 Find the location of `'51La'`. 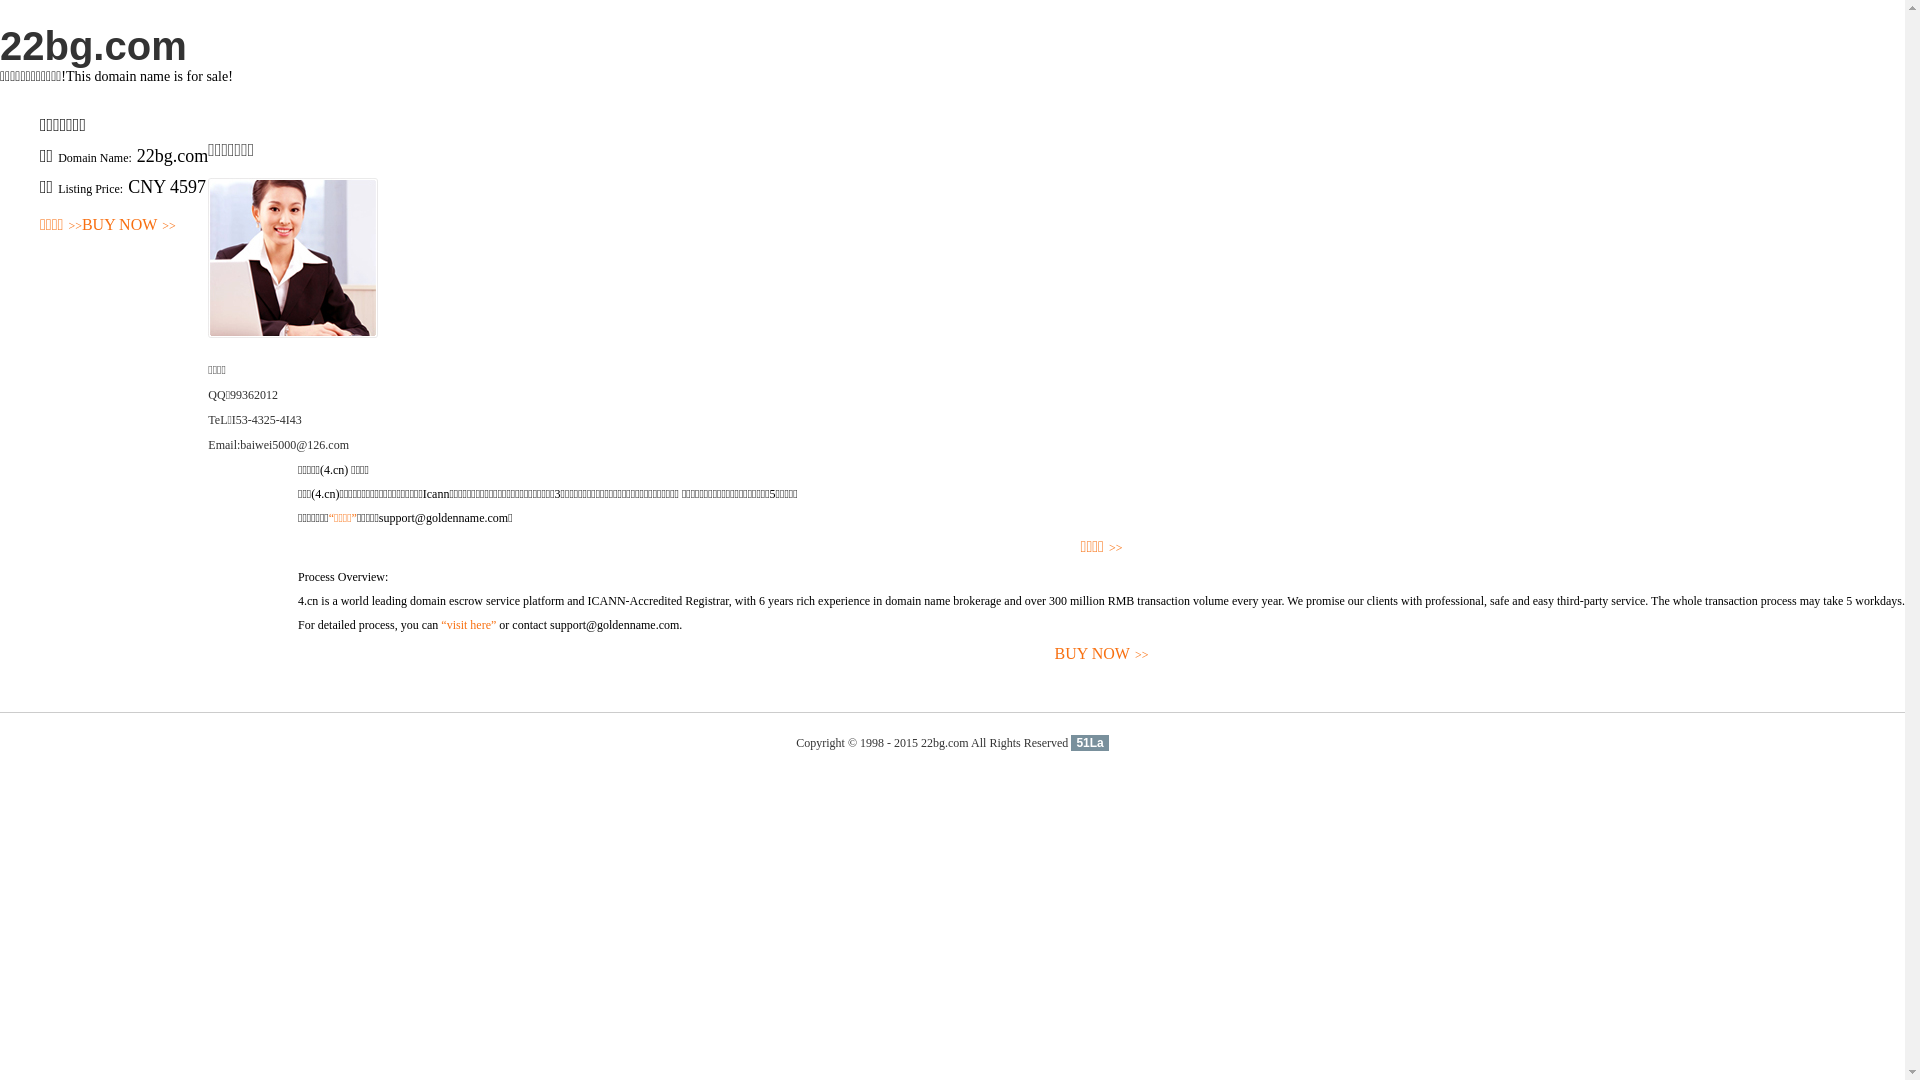

'51La' is located at coordinates (1088, 743).